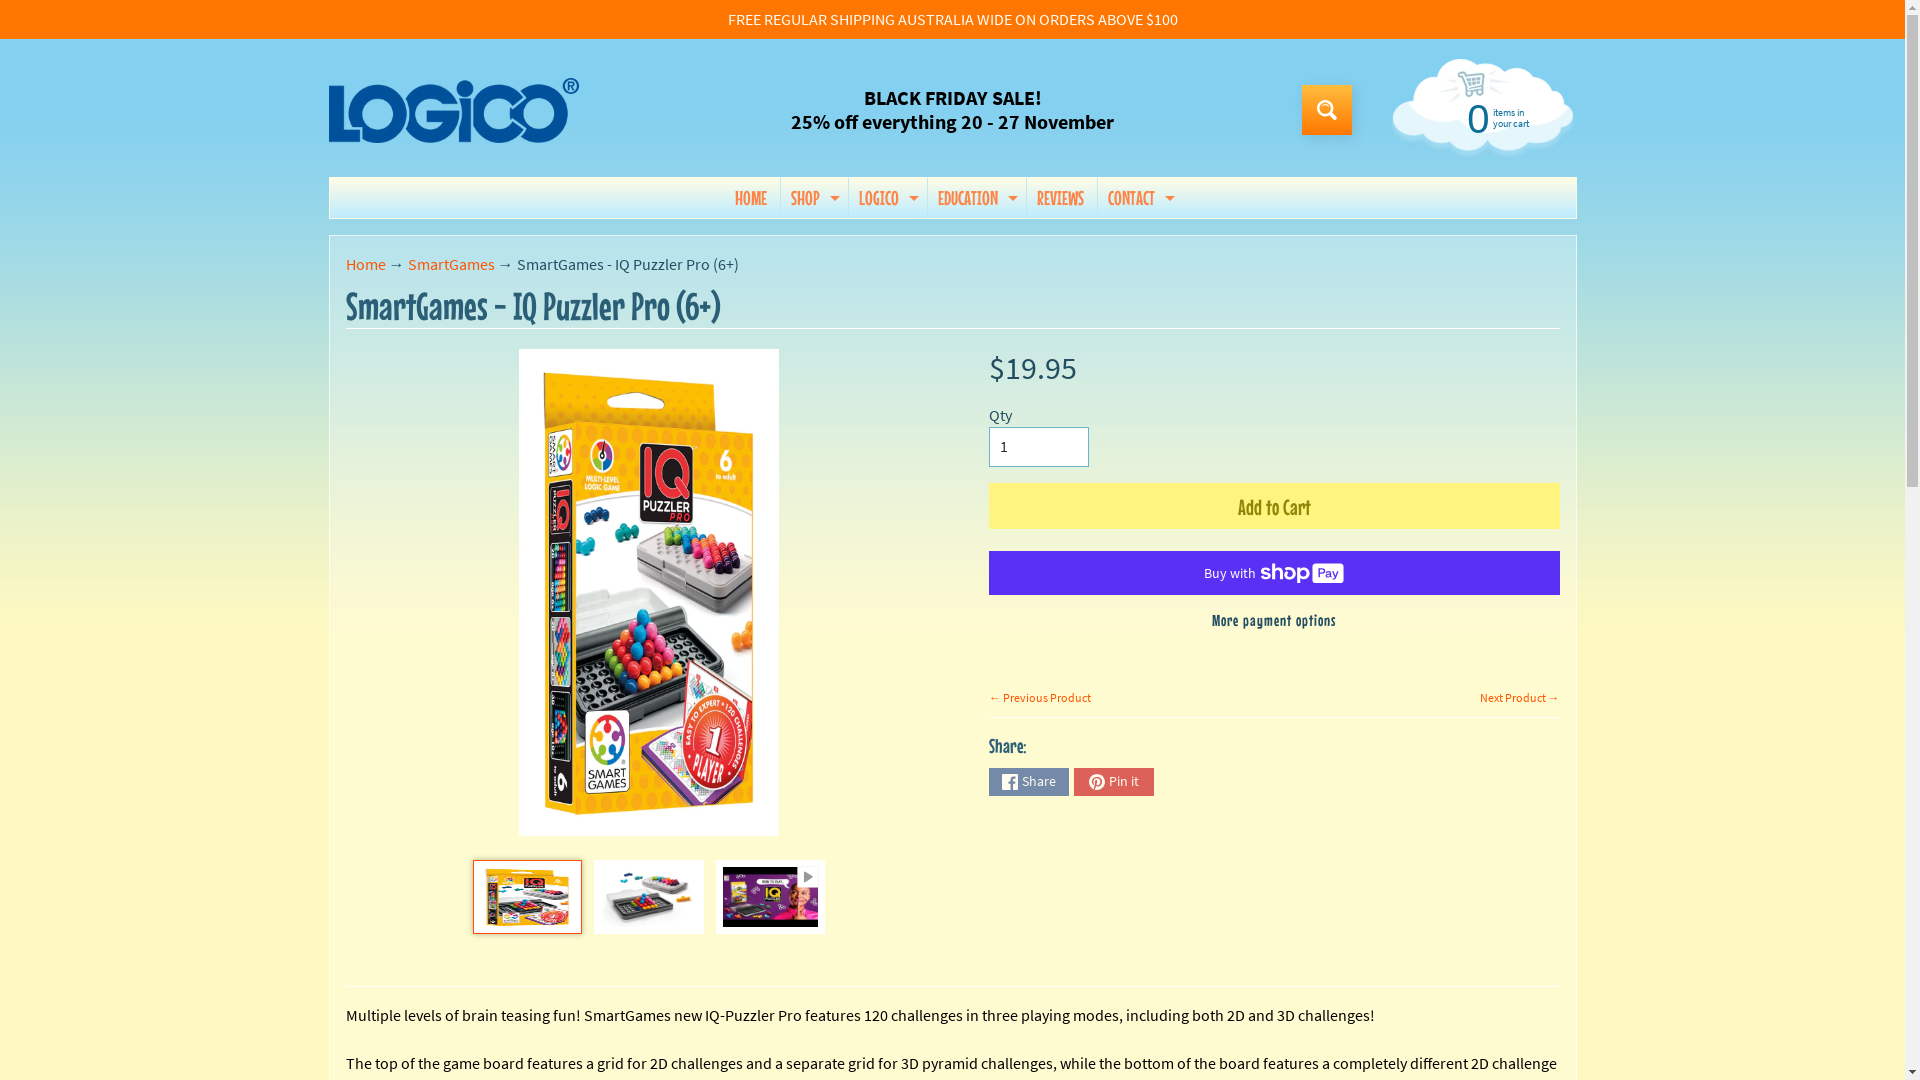  Describe the element at coordinates (849, 197) in the screenshot. I see `'LOGICO` at that location.